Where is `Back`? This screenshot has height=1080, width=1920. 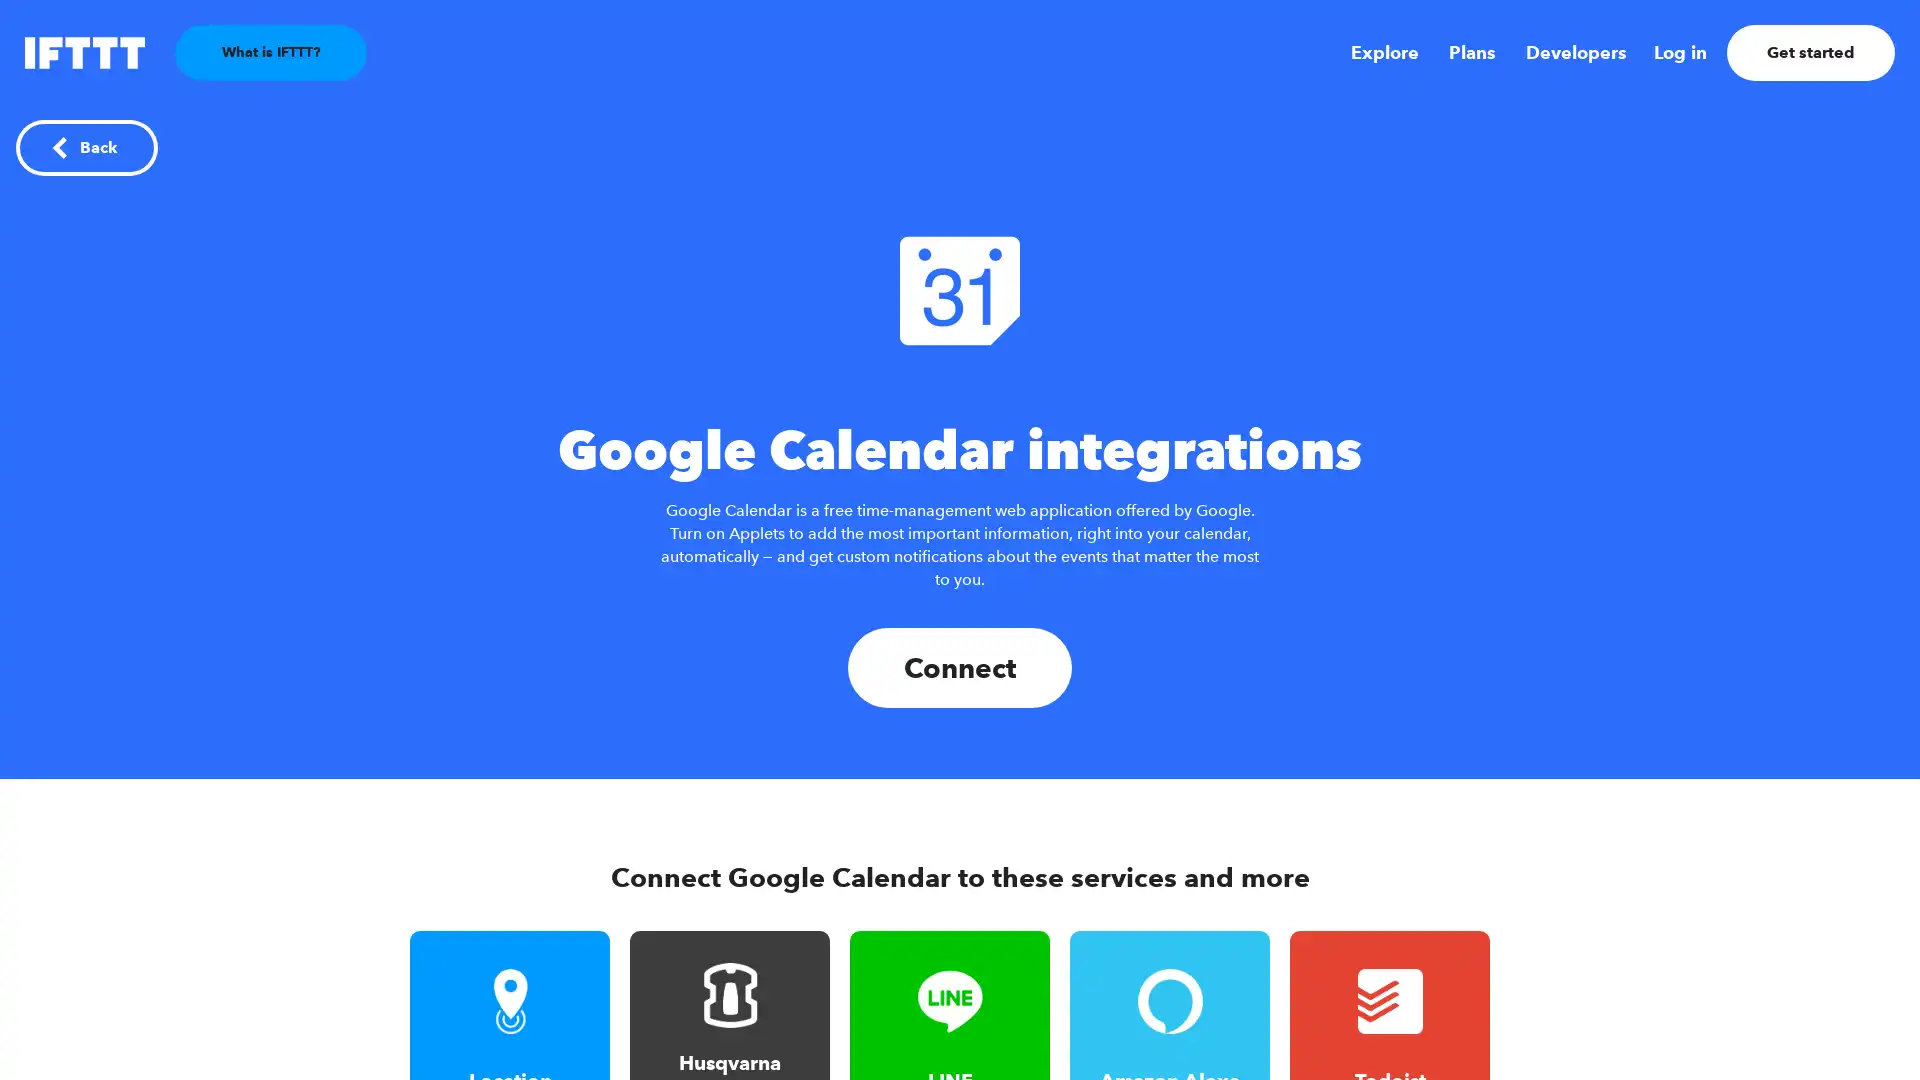
Back is located at coordinates (85, 146).